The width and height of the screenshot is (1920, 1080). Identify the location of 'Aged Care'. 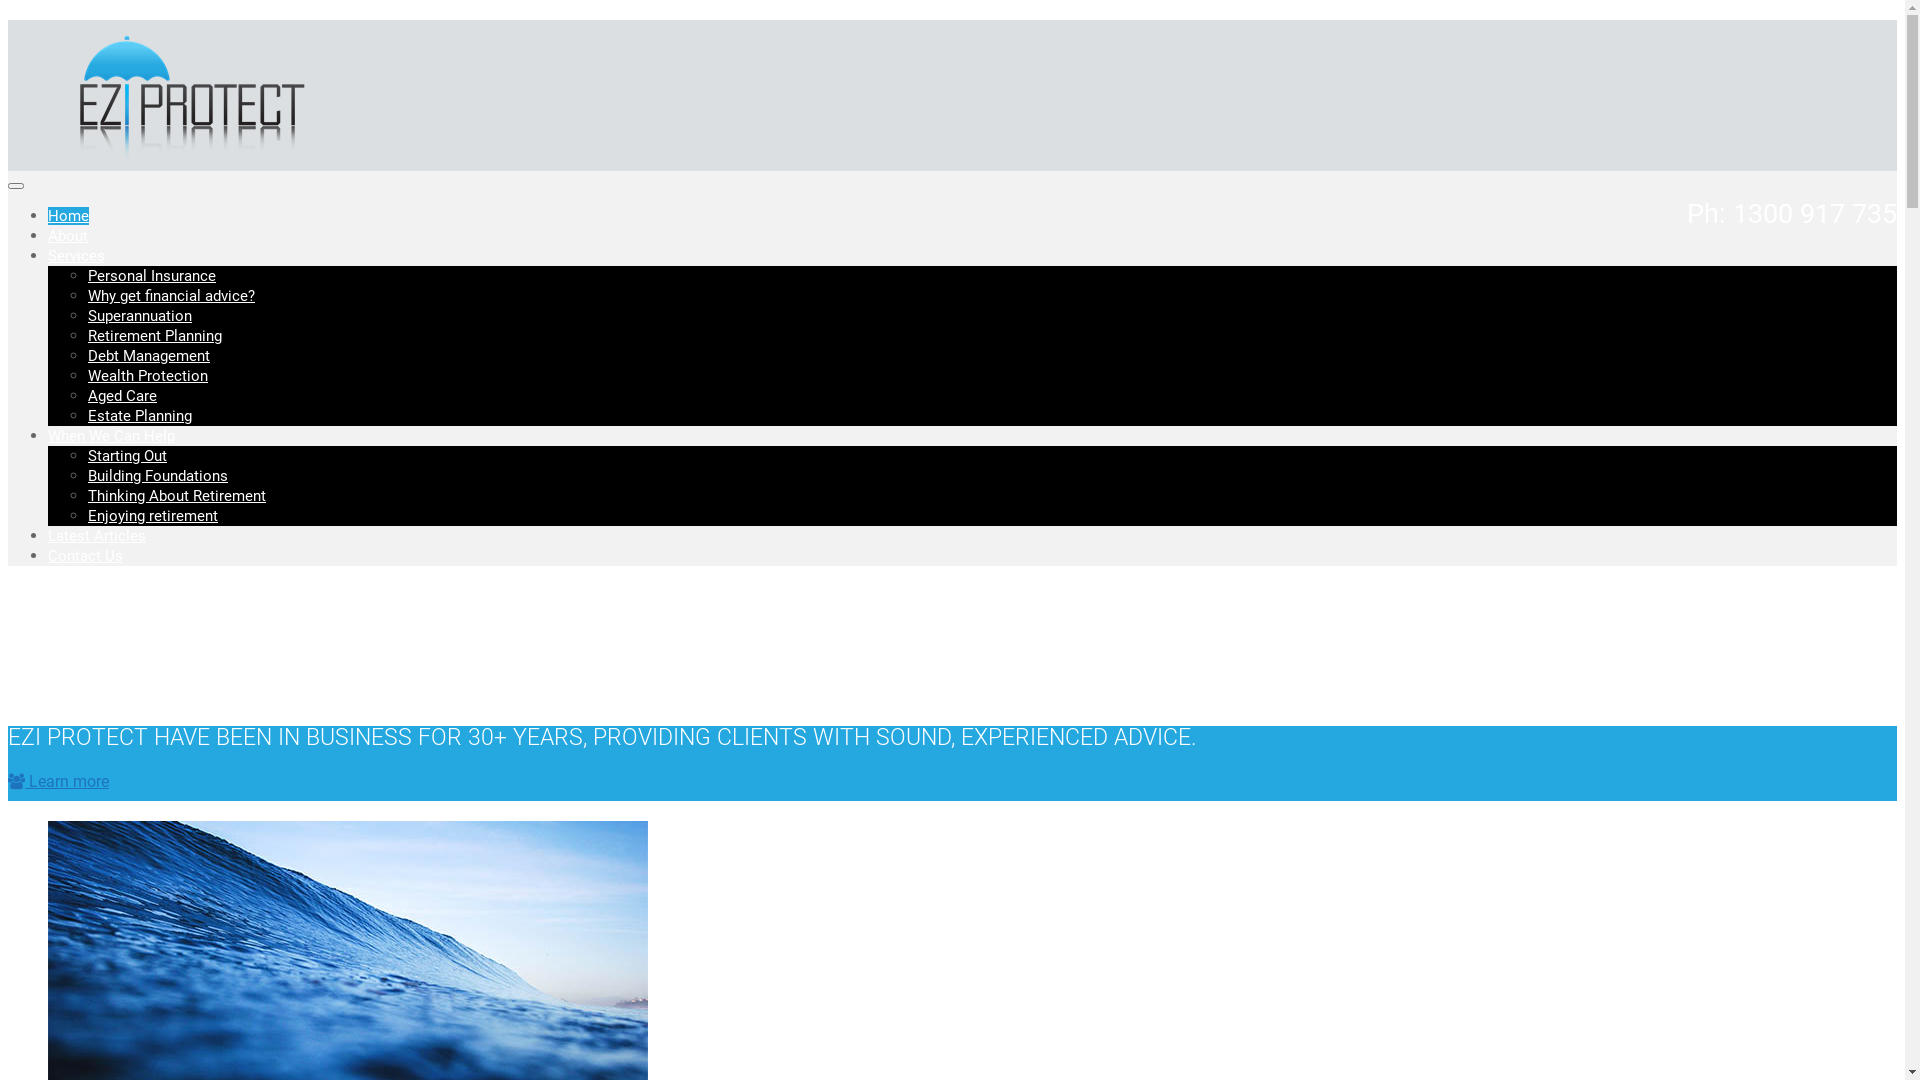
(86, 396).